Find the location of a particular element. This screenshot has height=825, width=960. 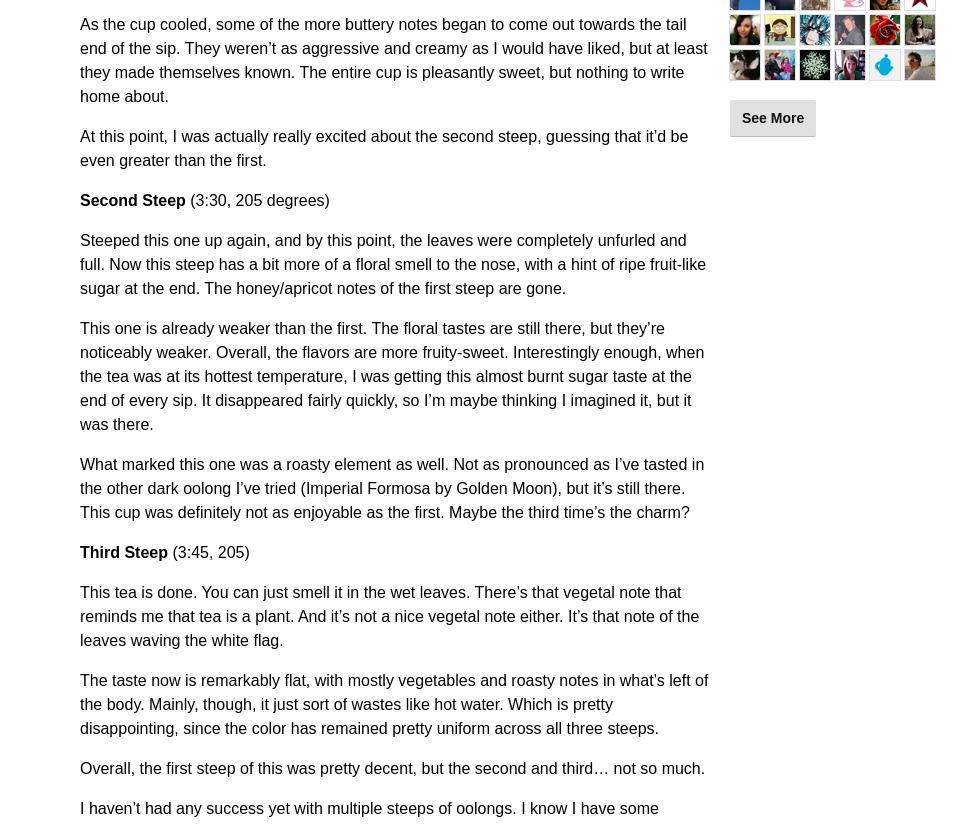

'The taste now is remarkably flat, with mostly vegetables and roasty notes in what’s left of the body. Mainly, though, it just sort of wastes like hot water. Which is pretty disappointing, since the color has remained pretty uniform across all three steeps.' is located at coordinates (392, 703).